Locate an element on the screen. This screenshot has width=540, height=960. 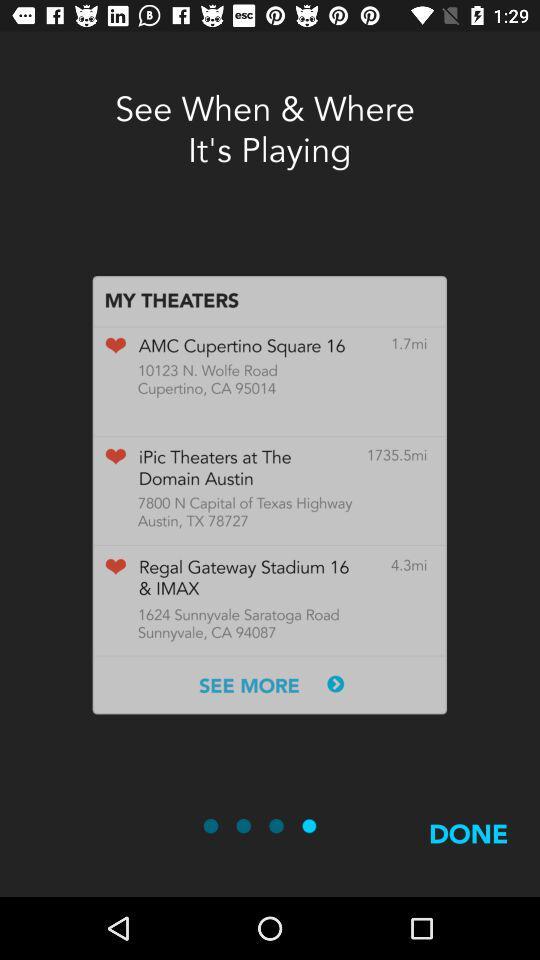
theater options is located at coordinates (269, 494).